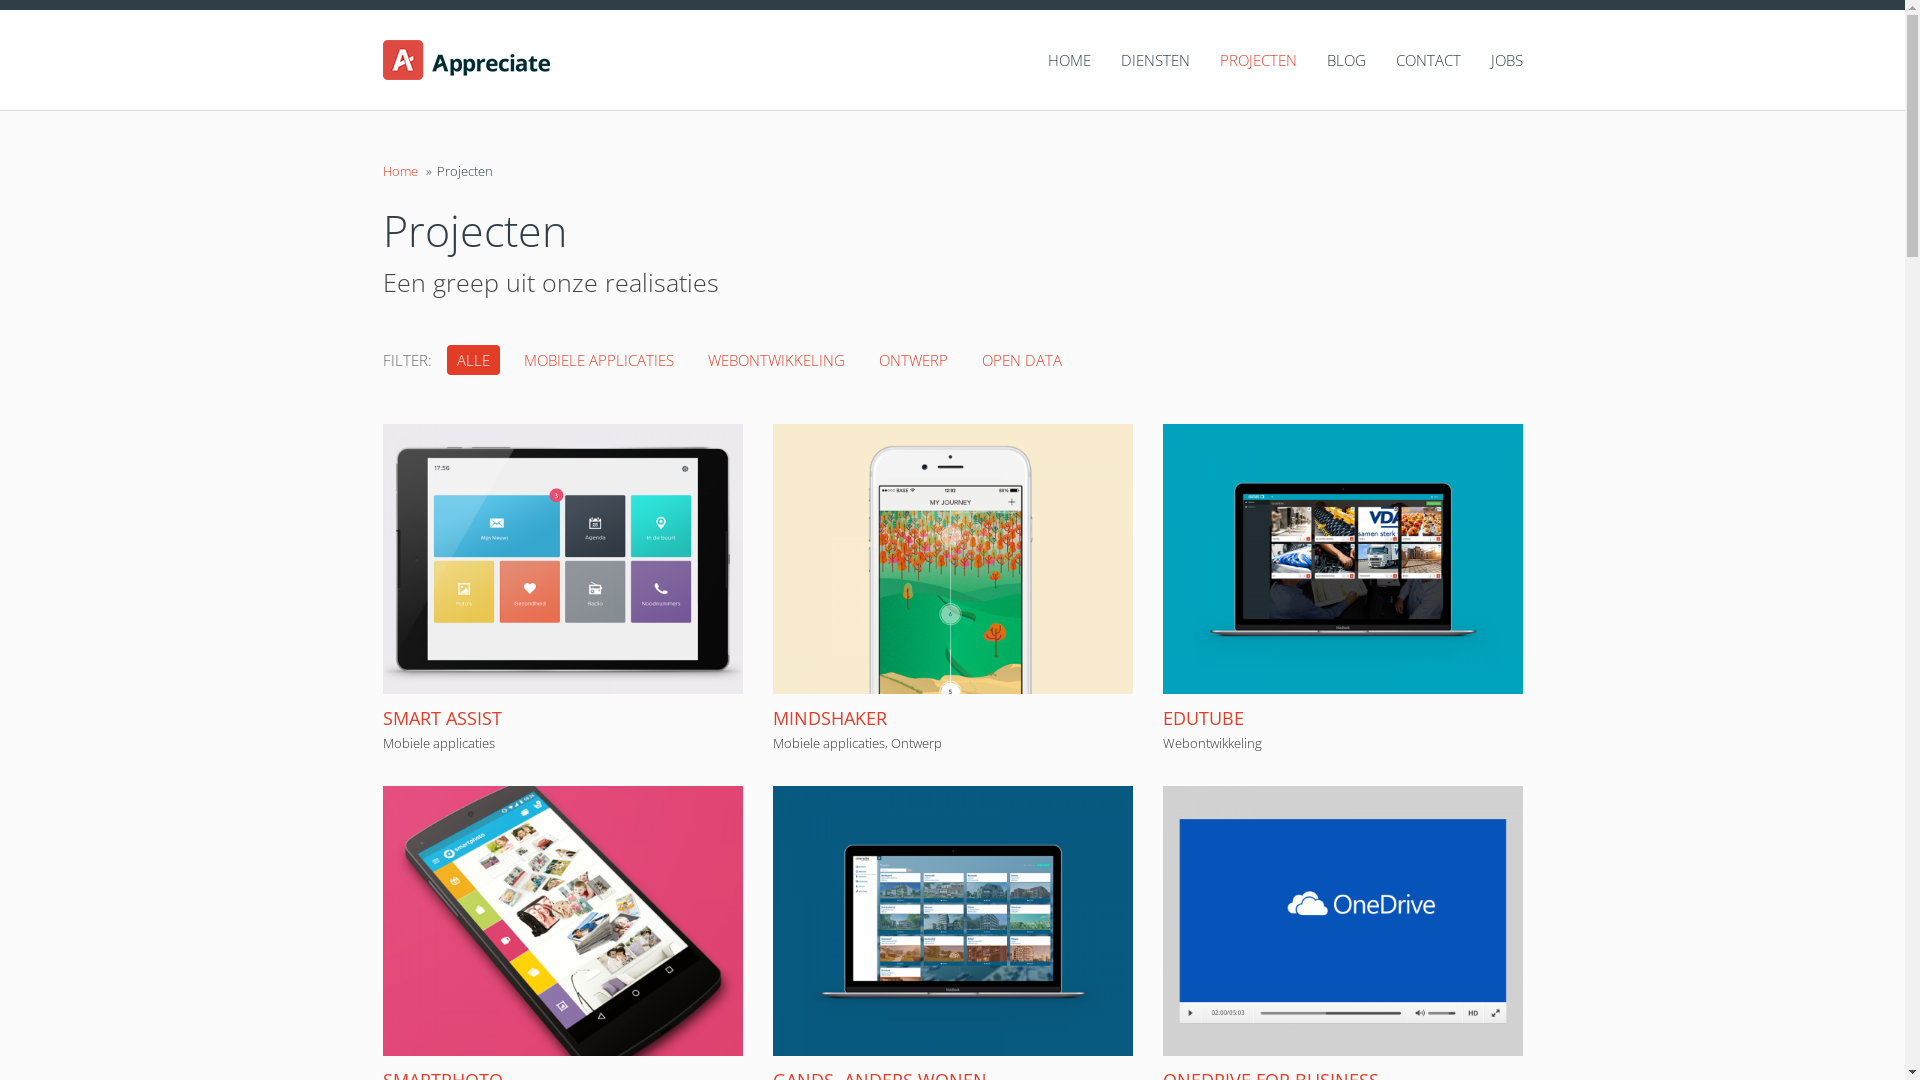  Describe the element at coordinates (436, 743) in the screenshot. I see `'Mobiele applicaties'` at that location.